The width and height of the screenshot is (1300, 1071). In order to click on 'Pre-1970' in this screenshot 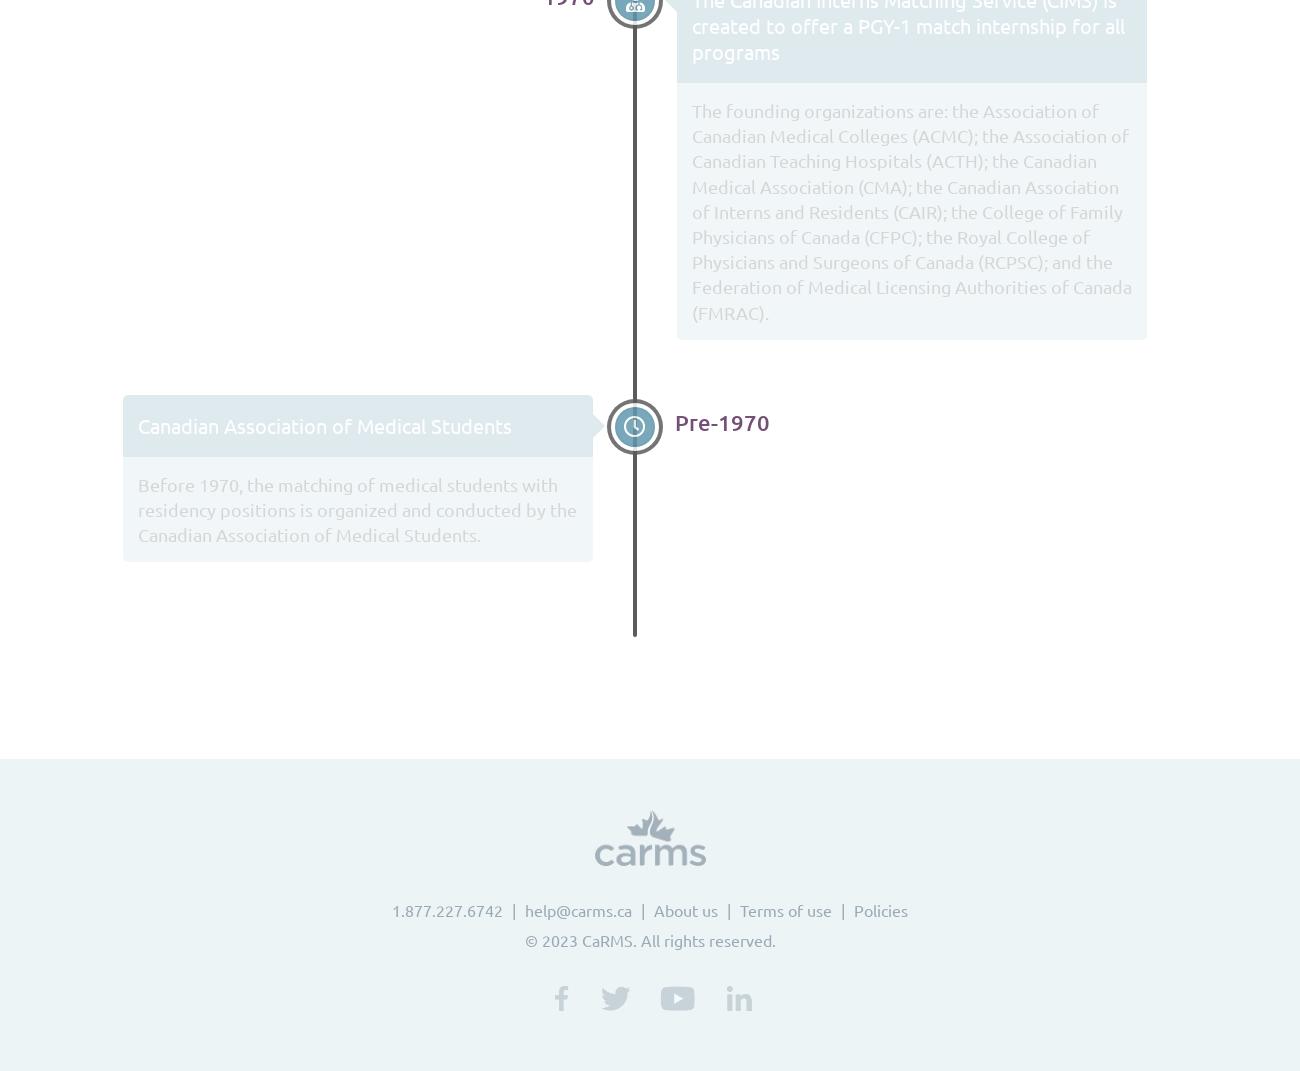, I will do `click(722, 421)`.